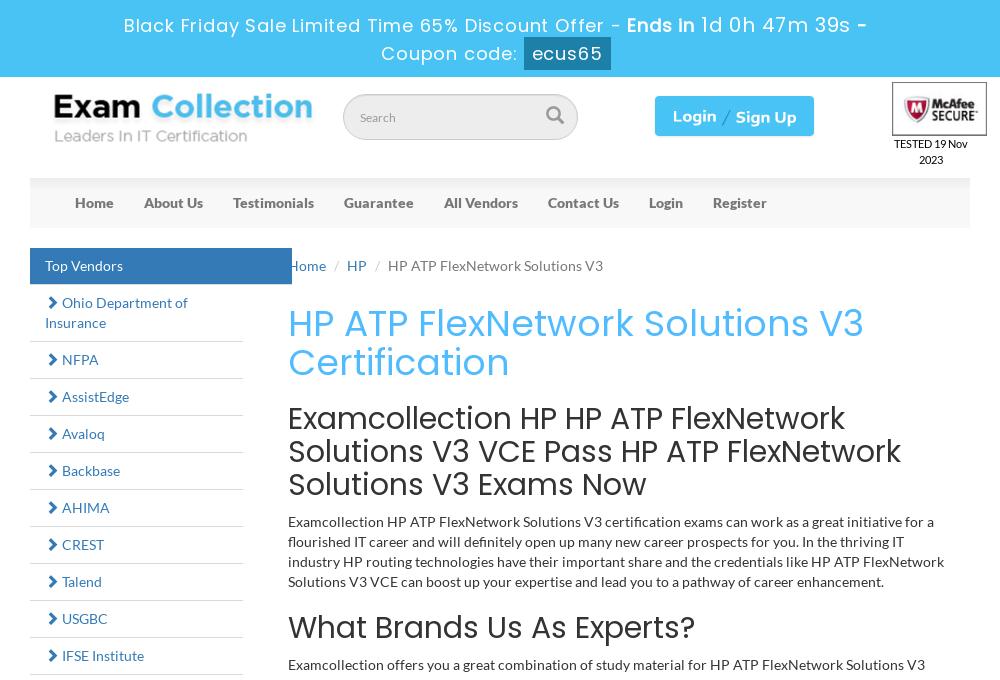  What do you see at coordinates (59, 357) in the screenshot?
I see `'NFPA'` at bounding box center [59, 357].